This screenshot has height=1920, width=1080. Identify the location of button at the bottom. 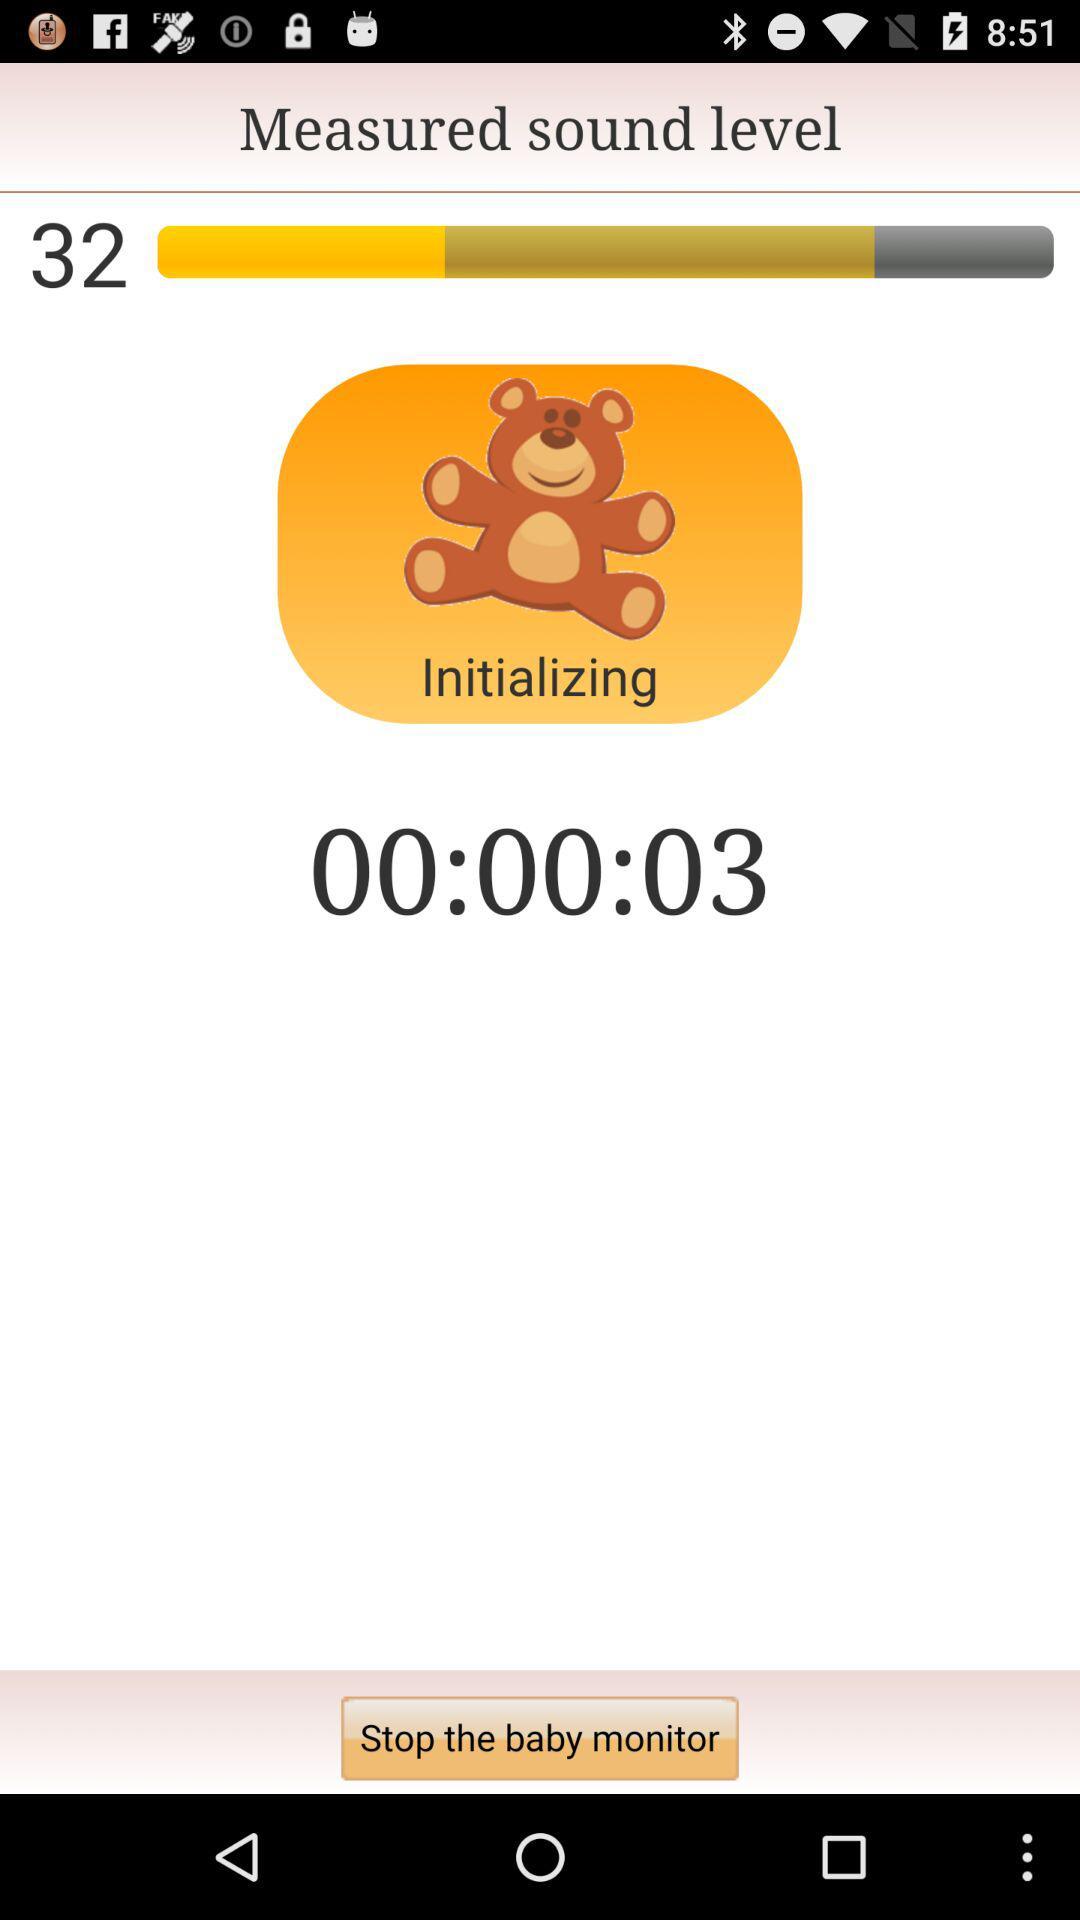
(540, 1737).